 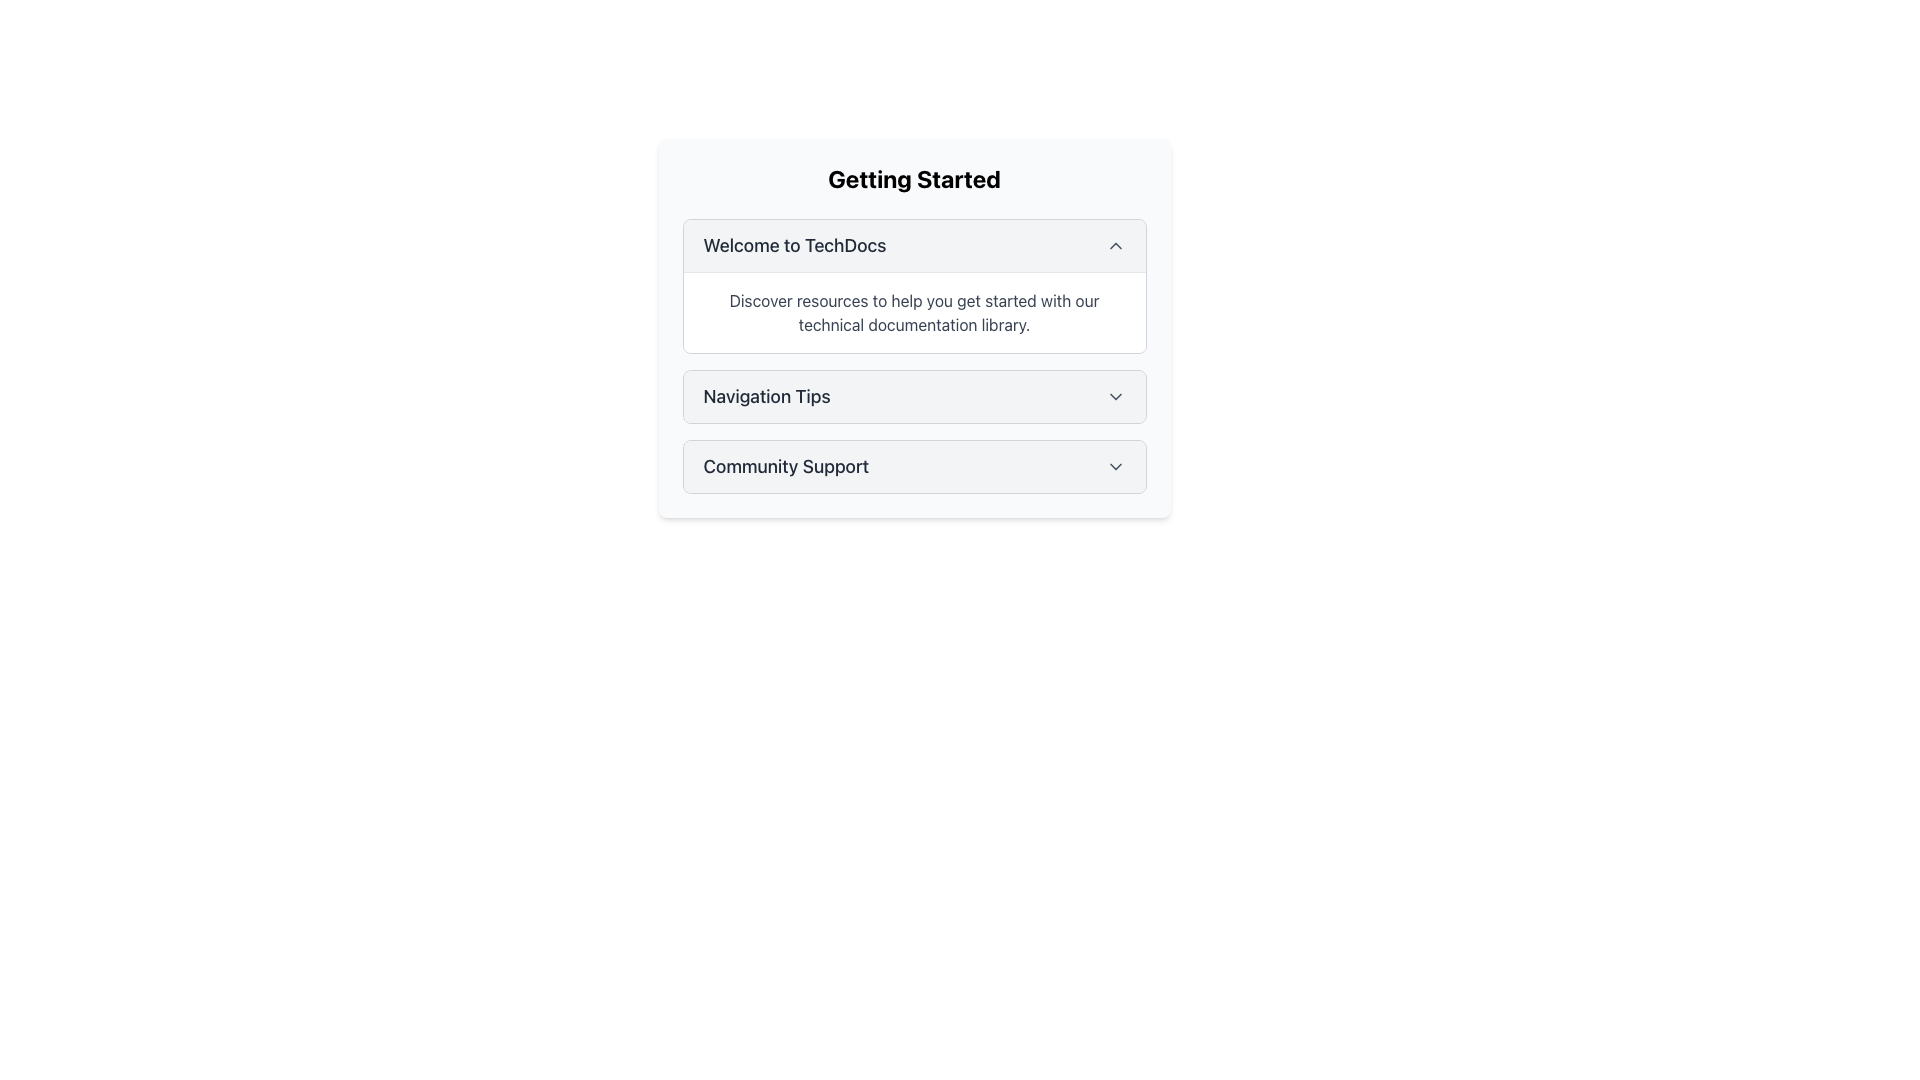 I want to click on the text box containing the message 'Discover resources to help you get started with our technical documentation library.', so click(x=913, y=312).